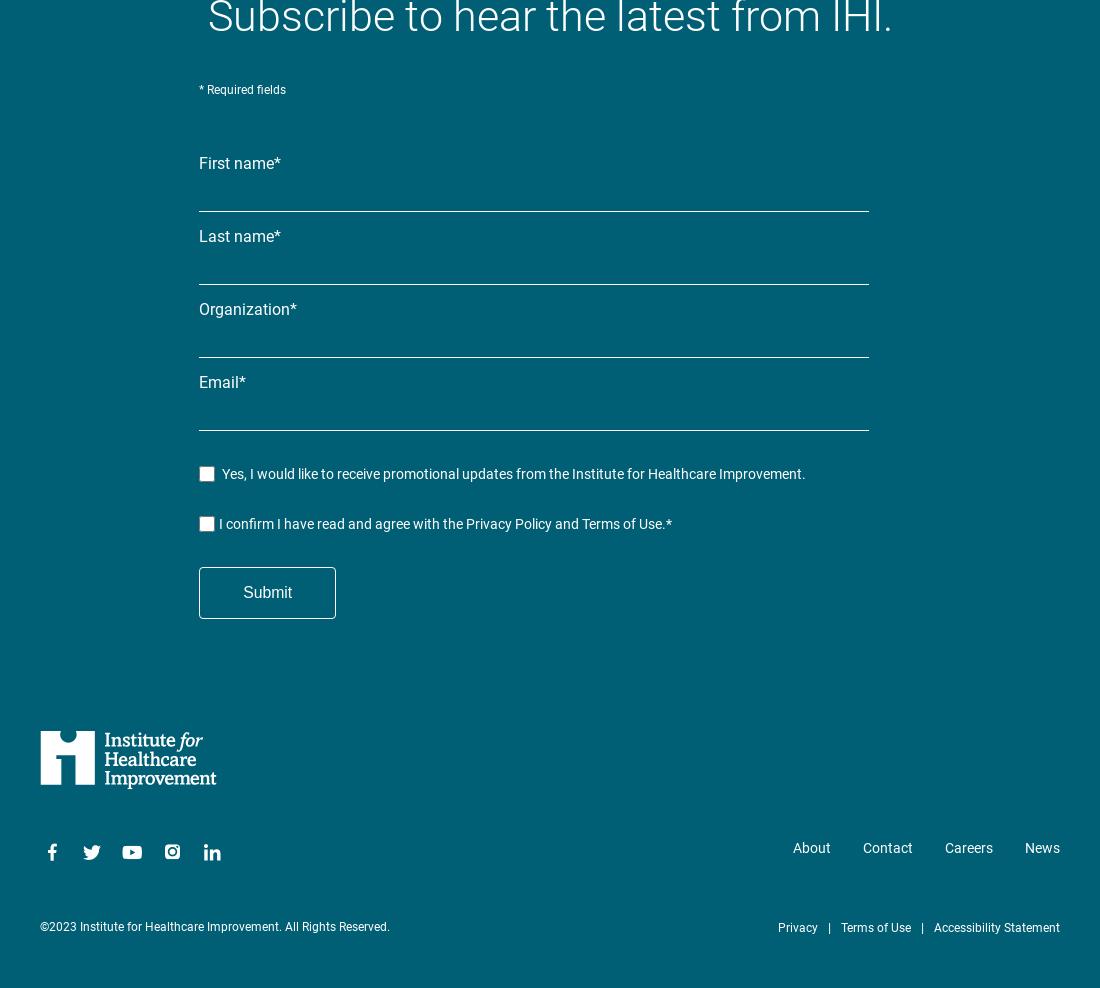 The height and width of the screenshot is (988, 1100). Describe the element at coordinates (967, 848) in the screenshot. I see `'Careers'` at that location.